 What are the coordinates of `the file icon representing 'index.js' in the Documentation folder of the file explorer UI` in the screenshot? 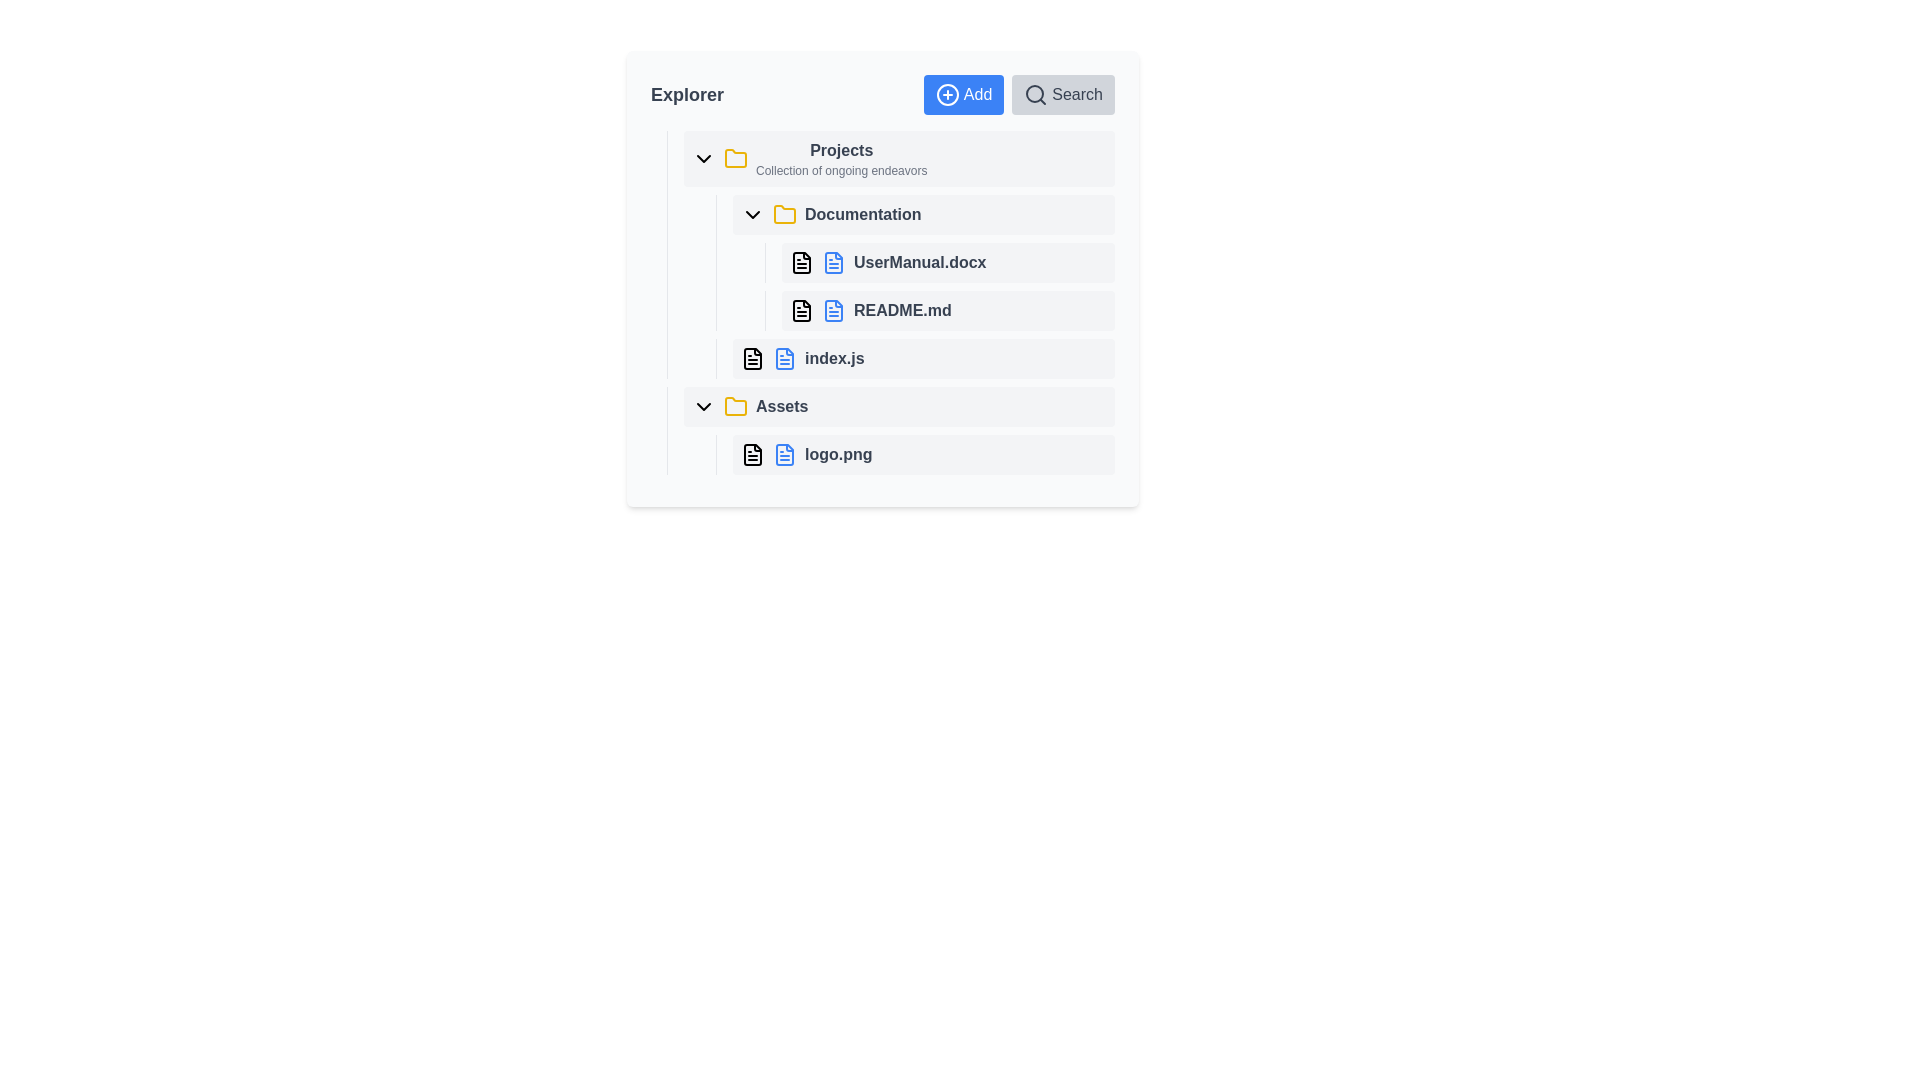 It's located at (752, 357).